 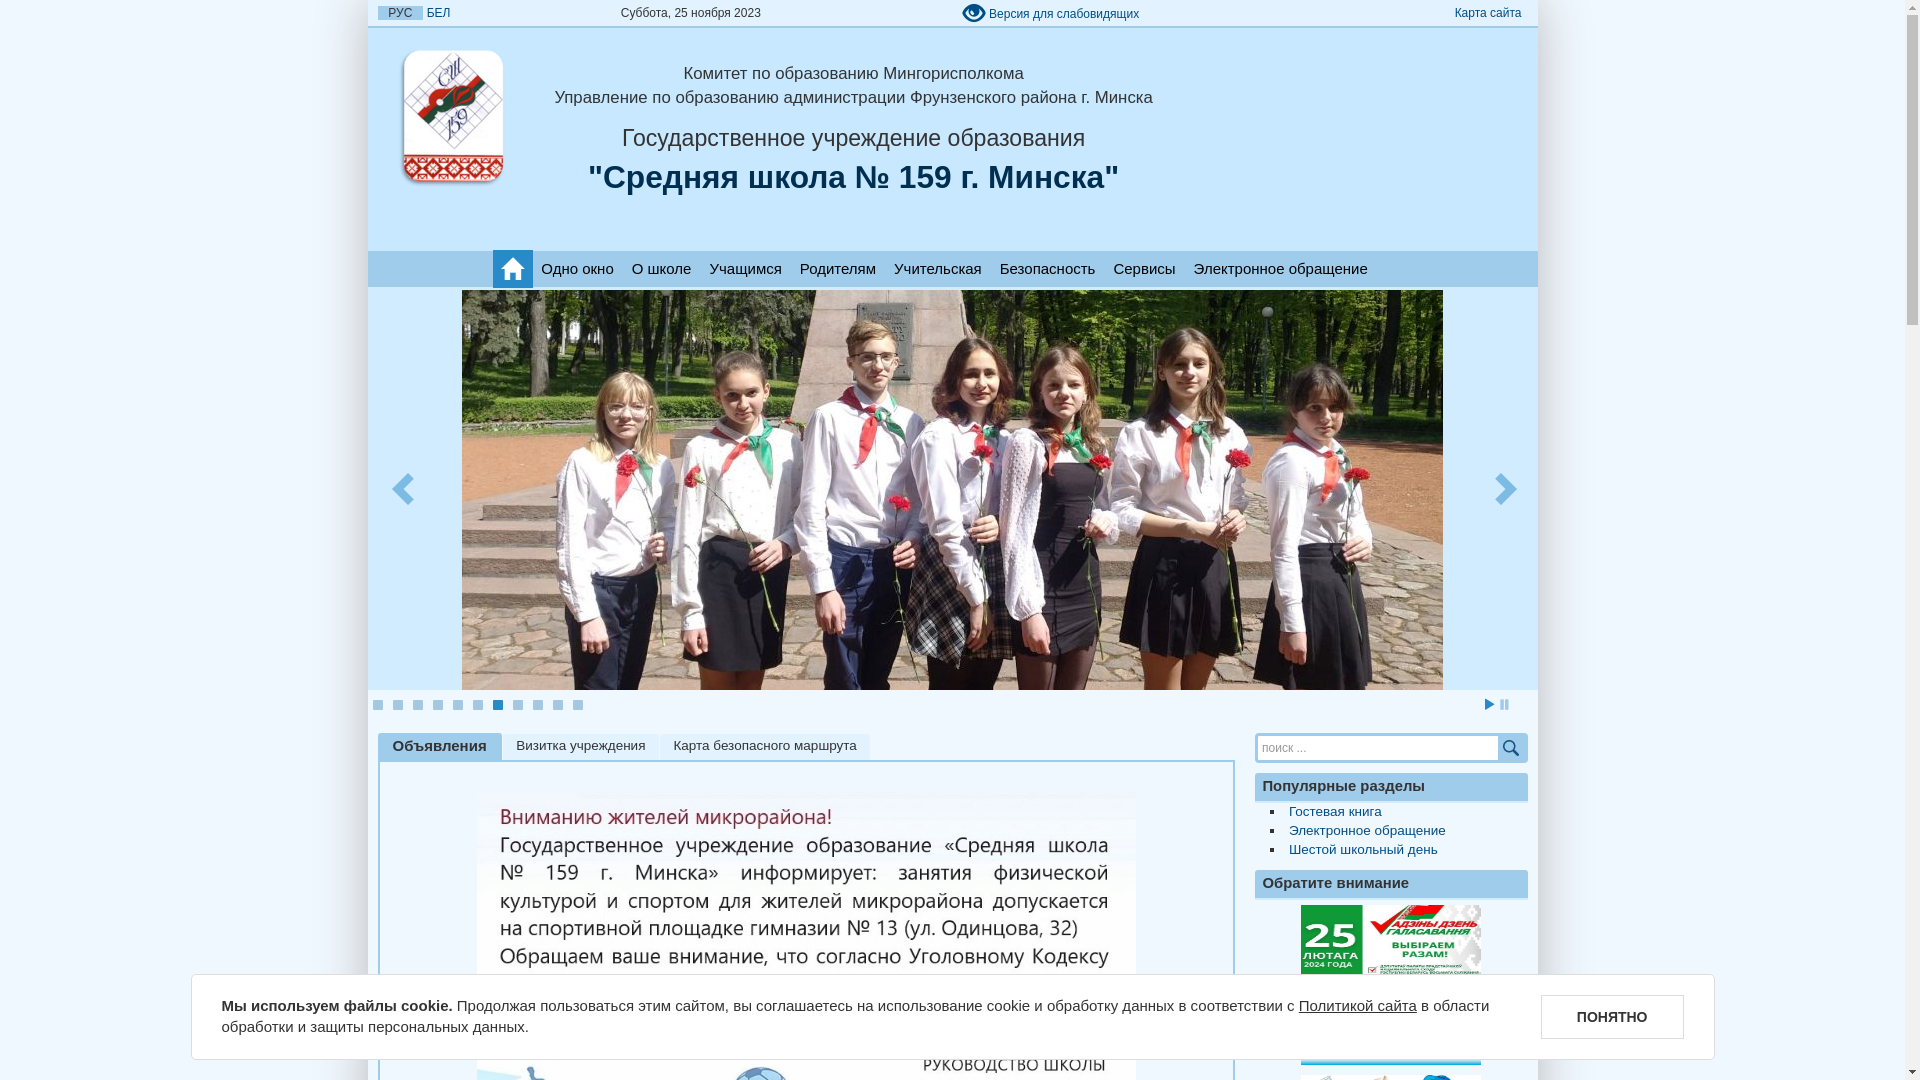 I want to click on '6', so click(x=475, y=704).